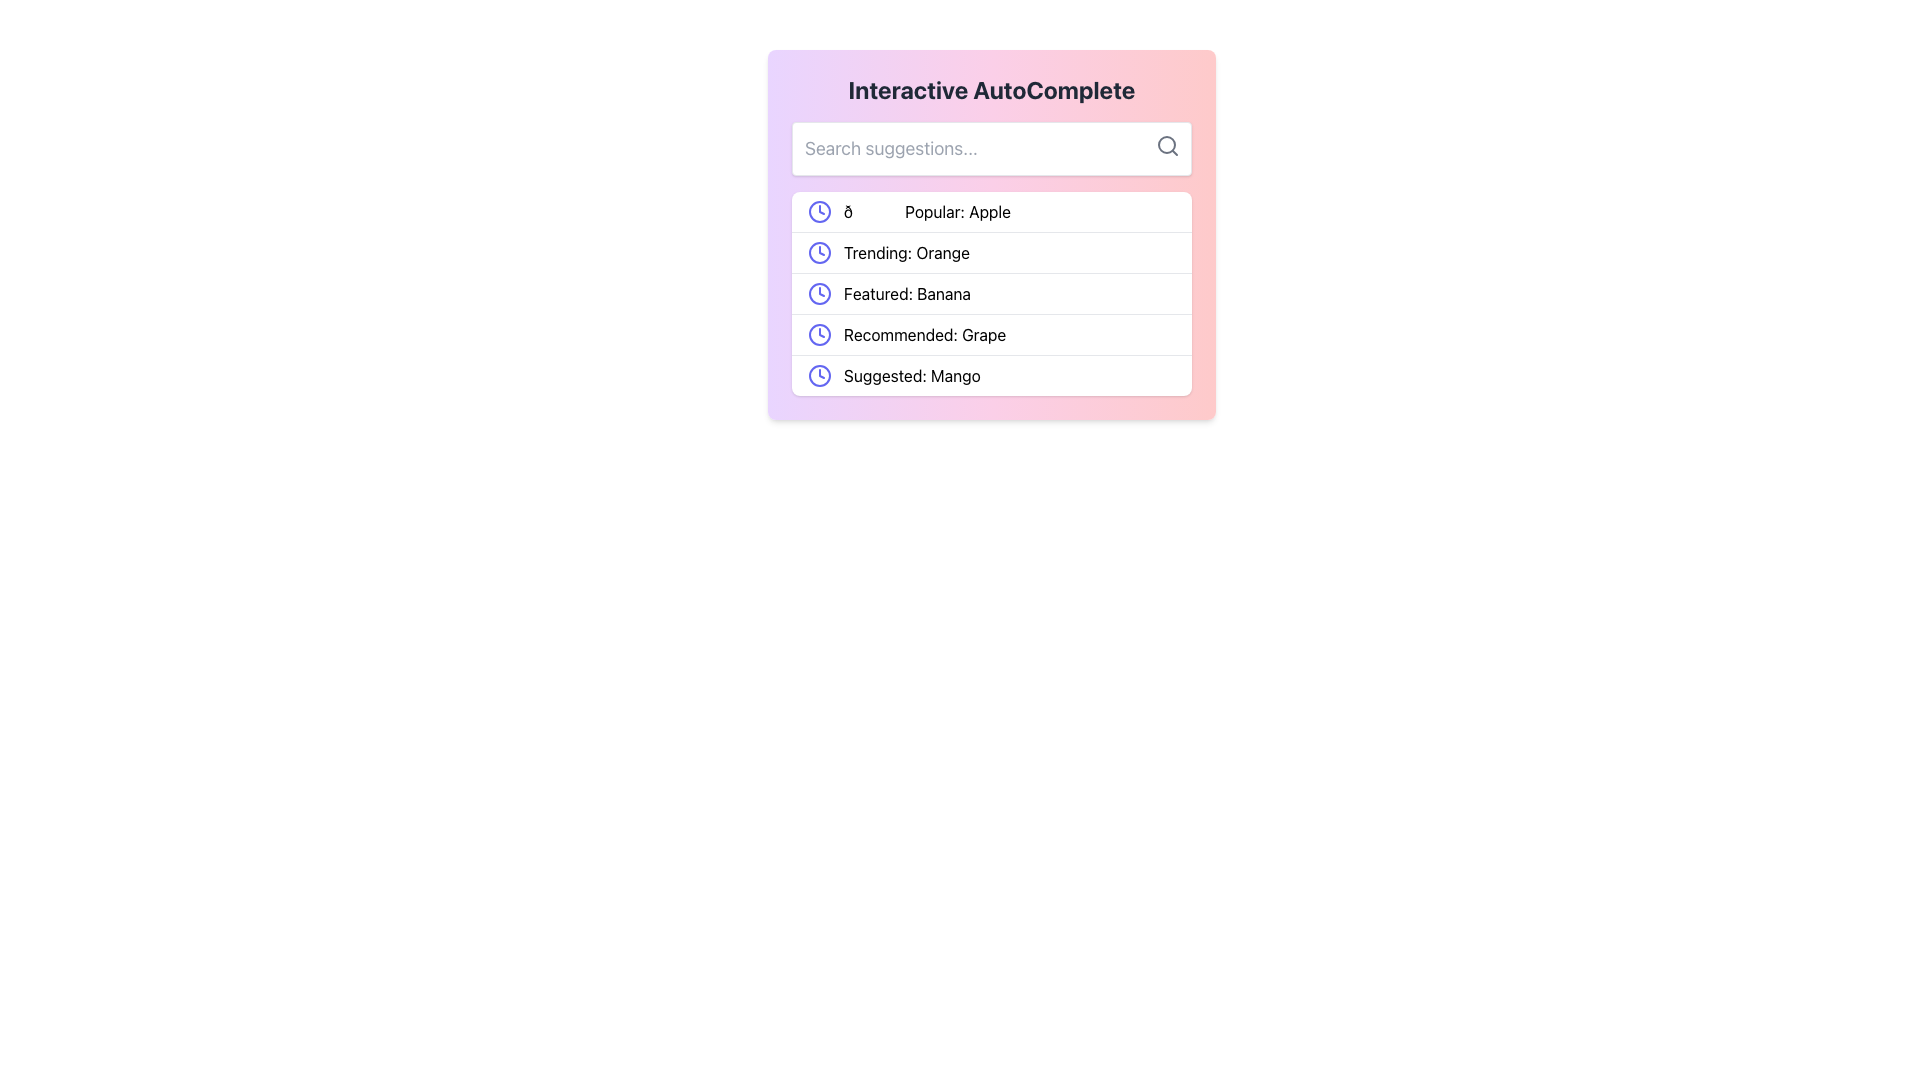 Image resolution: width=1920 pixels, height=1080 pixels. What do you see at coordinates (1166, 144) in the screenshot?
I see `the central circular part of the magnifying glass icon, which represents the search functionality, located at the top-right corner of the search input box` at bounding box center [1166, 144].